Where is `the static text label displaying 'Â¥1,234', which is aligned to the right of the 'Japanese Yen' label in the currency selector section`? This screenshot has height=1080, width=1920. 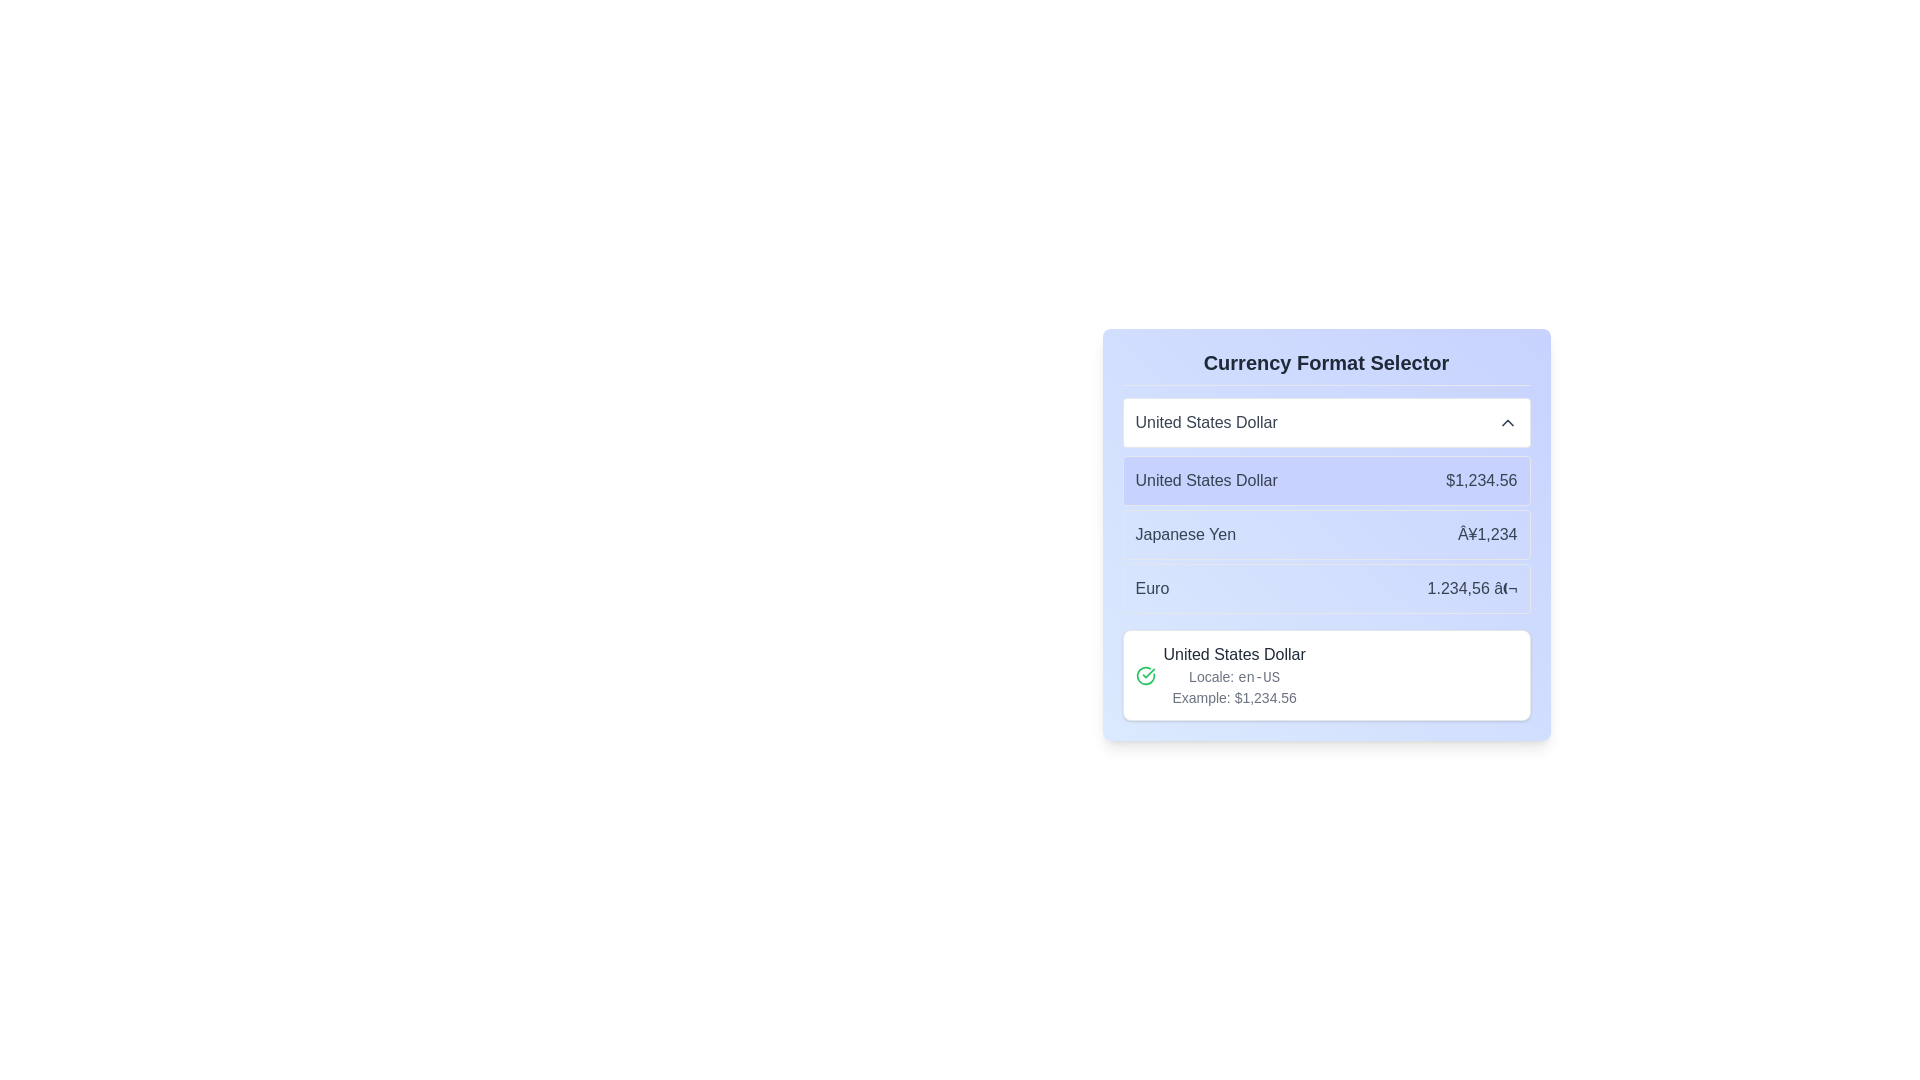 the static text label displaying 'Â¥1,234', which is aligned to the right of the 'Japanese Yen' label in the currency selector section is located at coordinates (1487, 534).